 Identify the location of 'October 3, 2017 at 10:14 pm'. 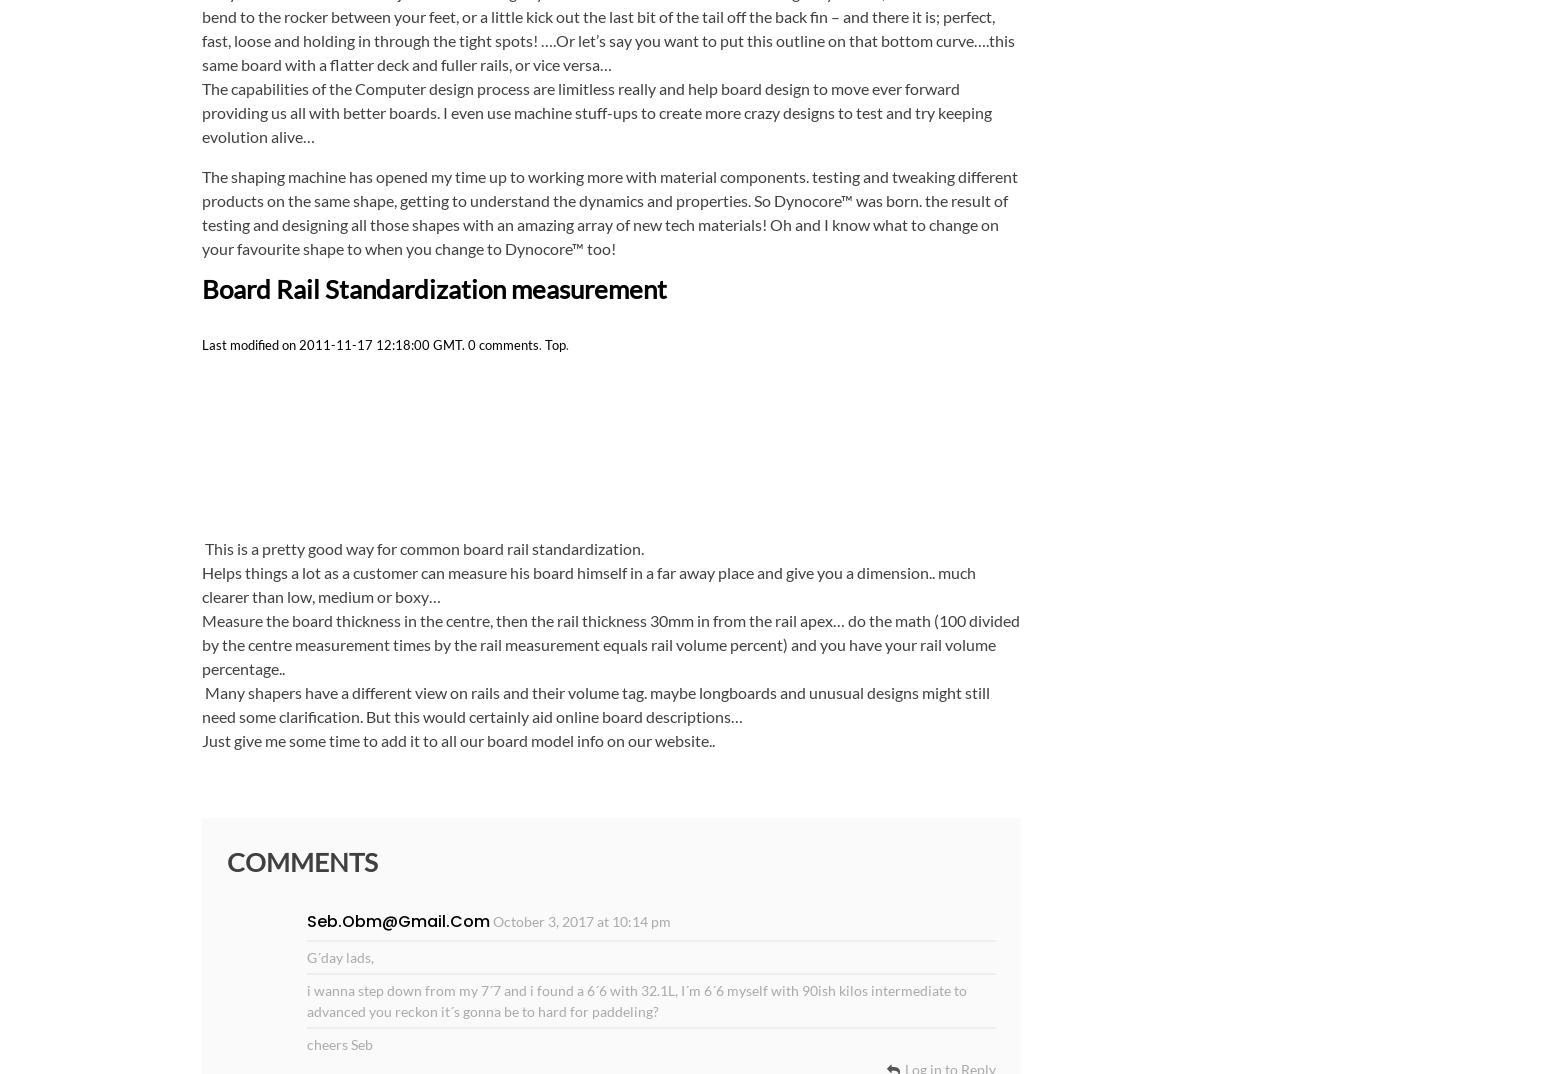
(580, 920).